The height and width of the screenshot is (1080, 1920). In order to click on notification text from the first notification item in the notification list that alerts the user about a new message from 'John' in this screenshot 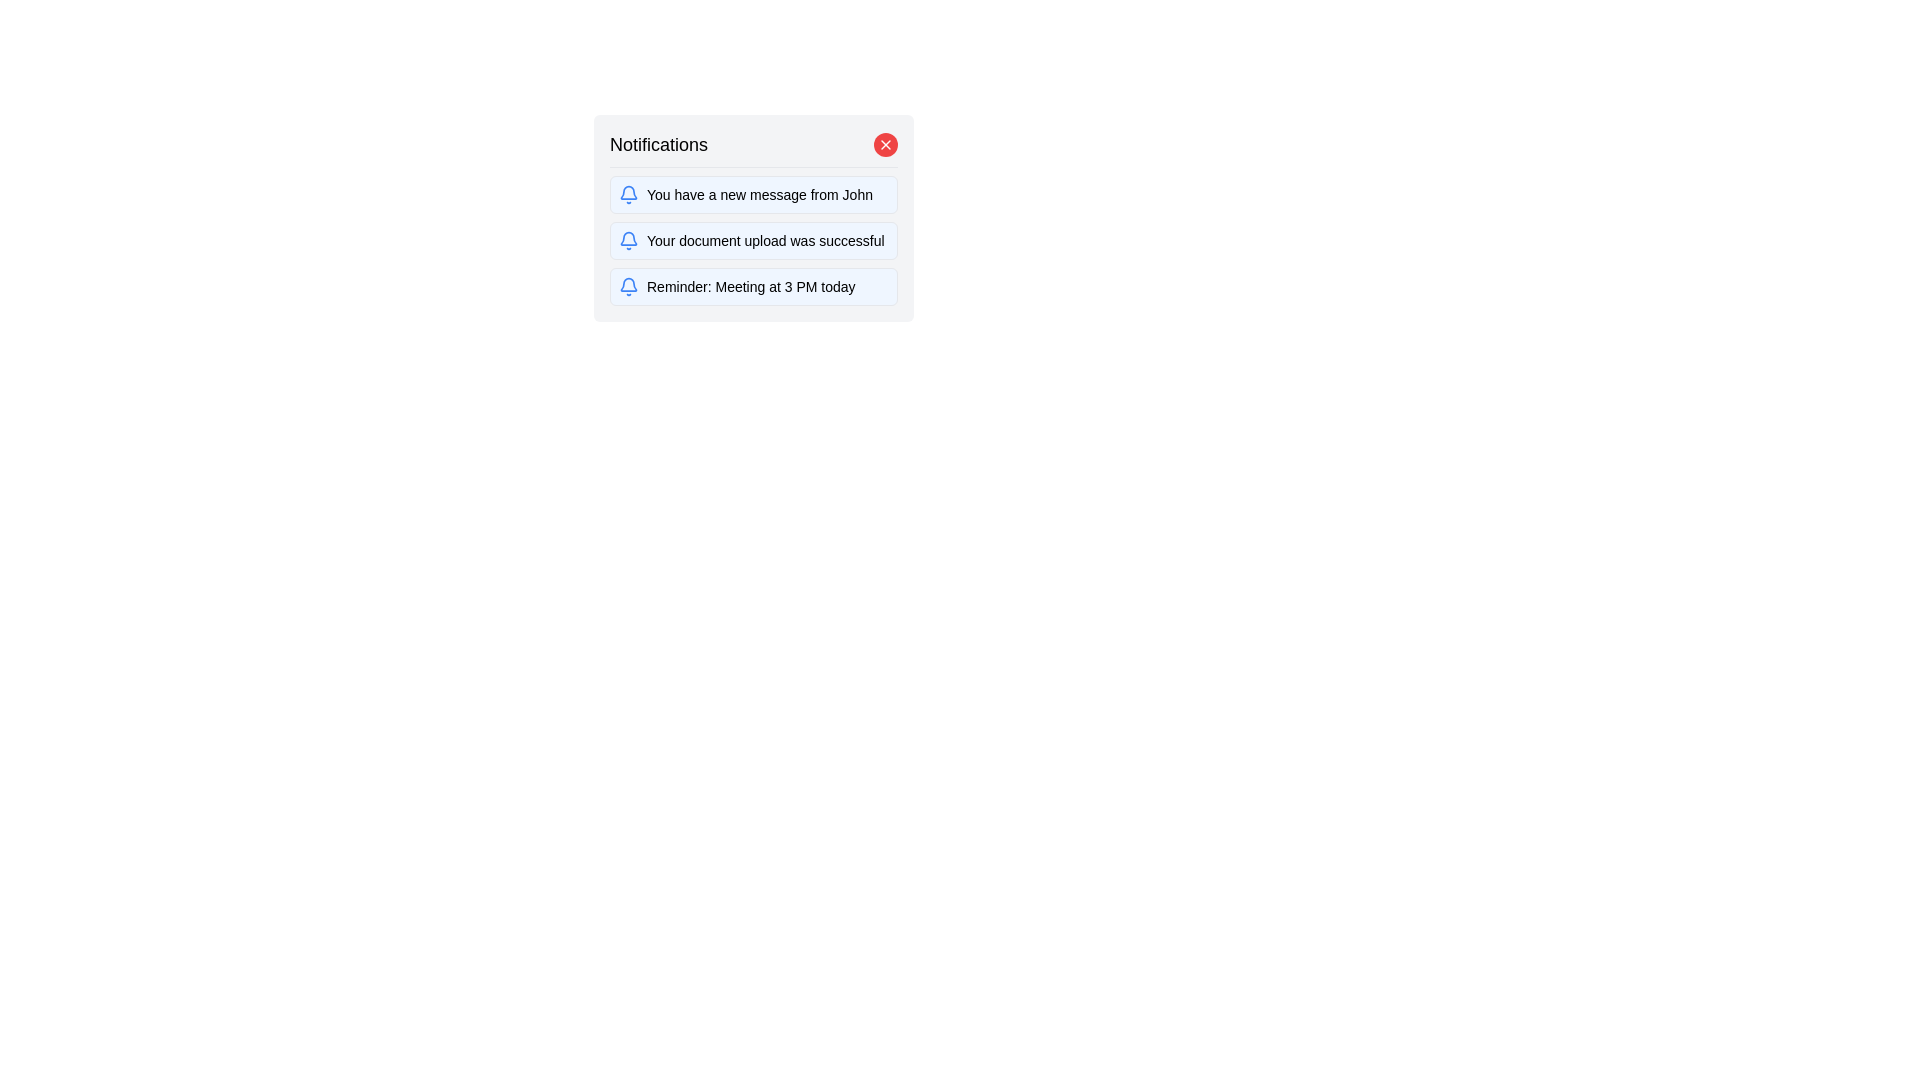, I will do `click(752, 195)`.